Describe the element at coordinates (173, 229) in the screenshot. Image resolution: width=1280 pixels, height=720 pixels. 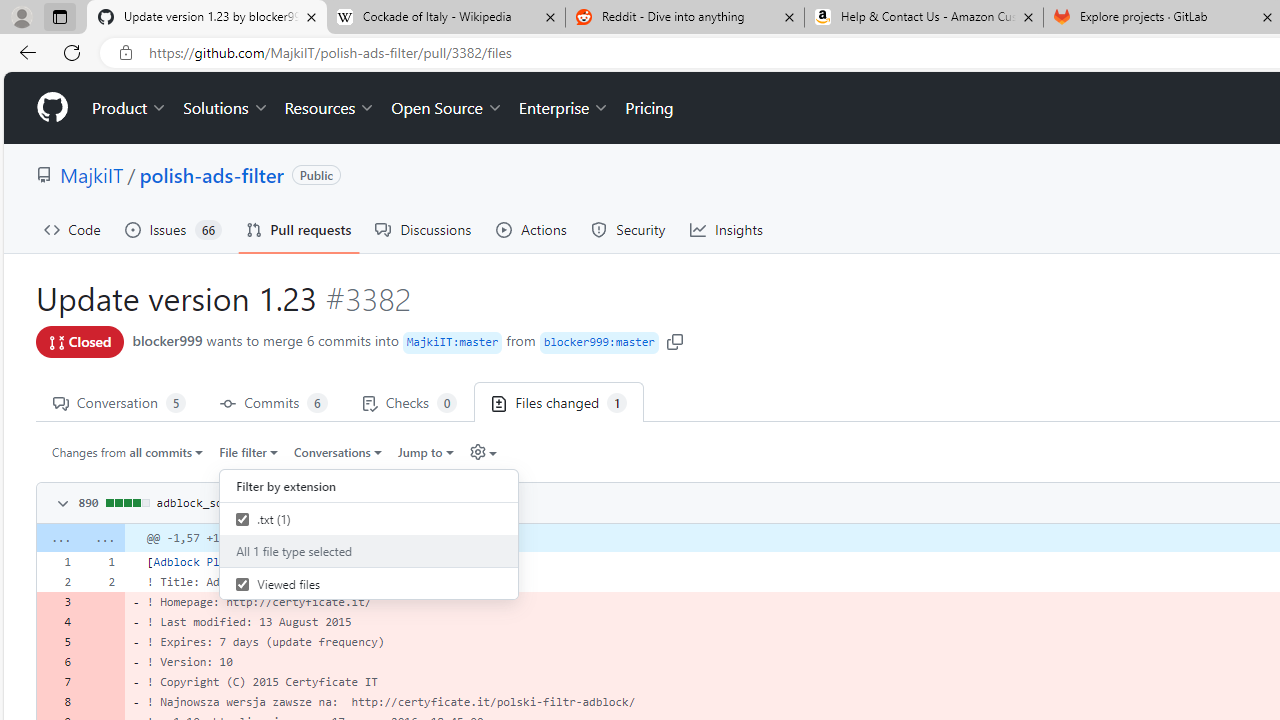
I see `'Issues 66'` at that location.